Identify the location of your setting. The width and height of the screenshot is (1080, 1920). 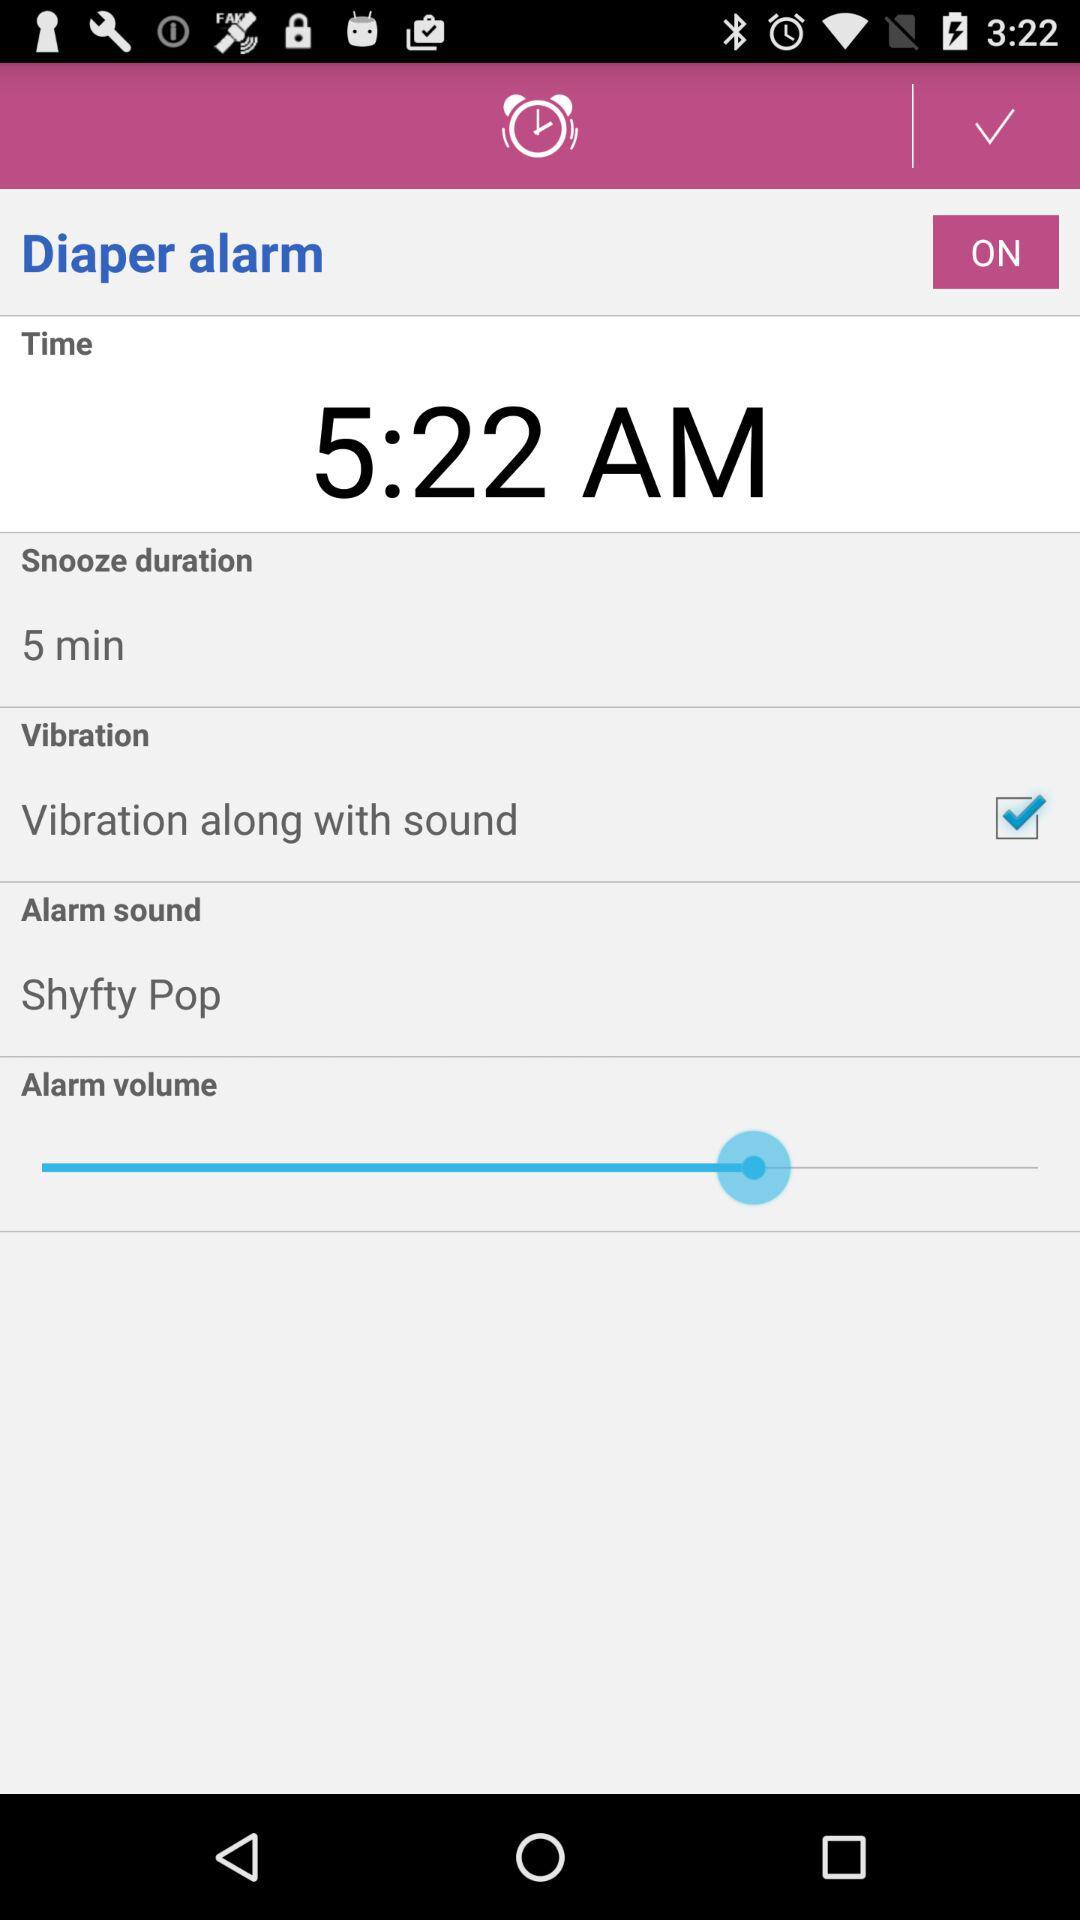
(995, 124).